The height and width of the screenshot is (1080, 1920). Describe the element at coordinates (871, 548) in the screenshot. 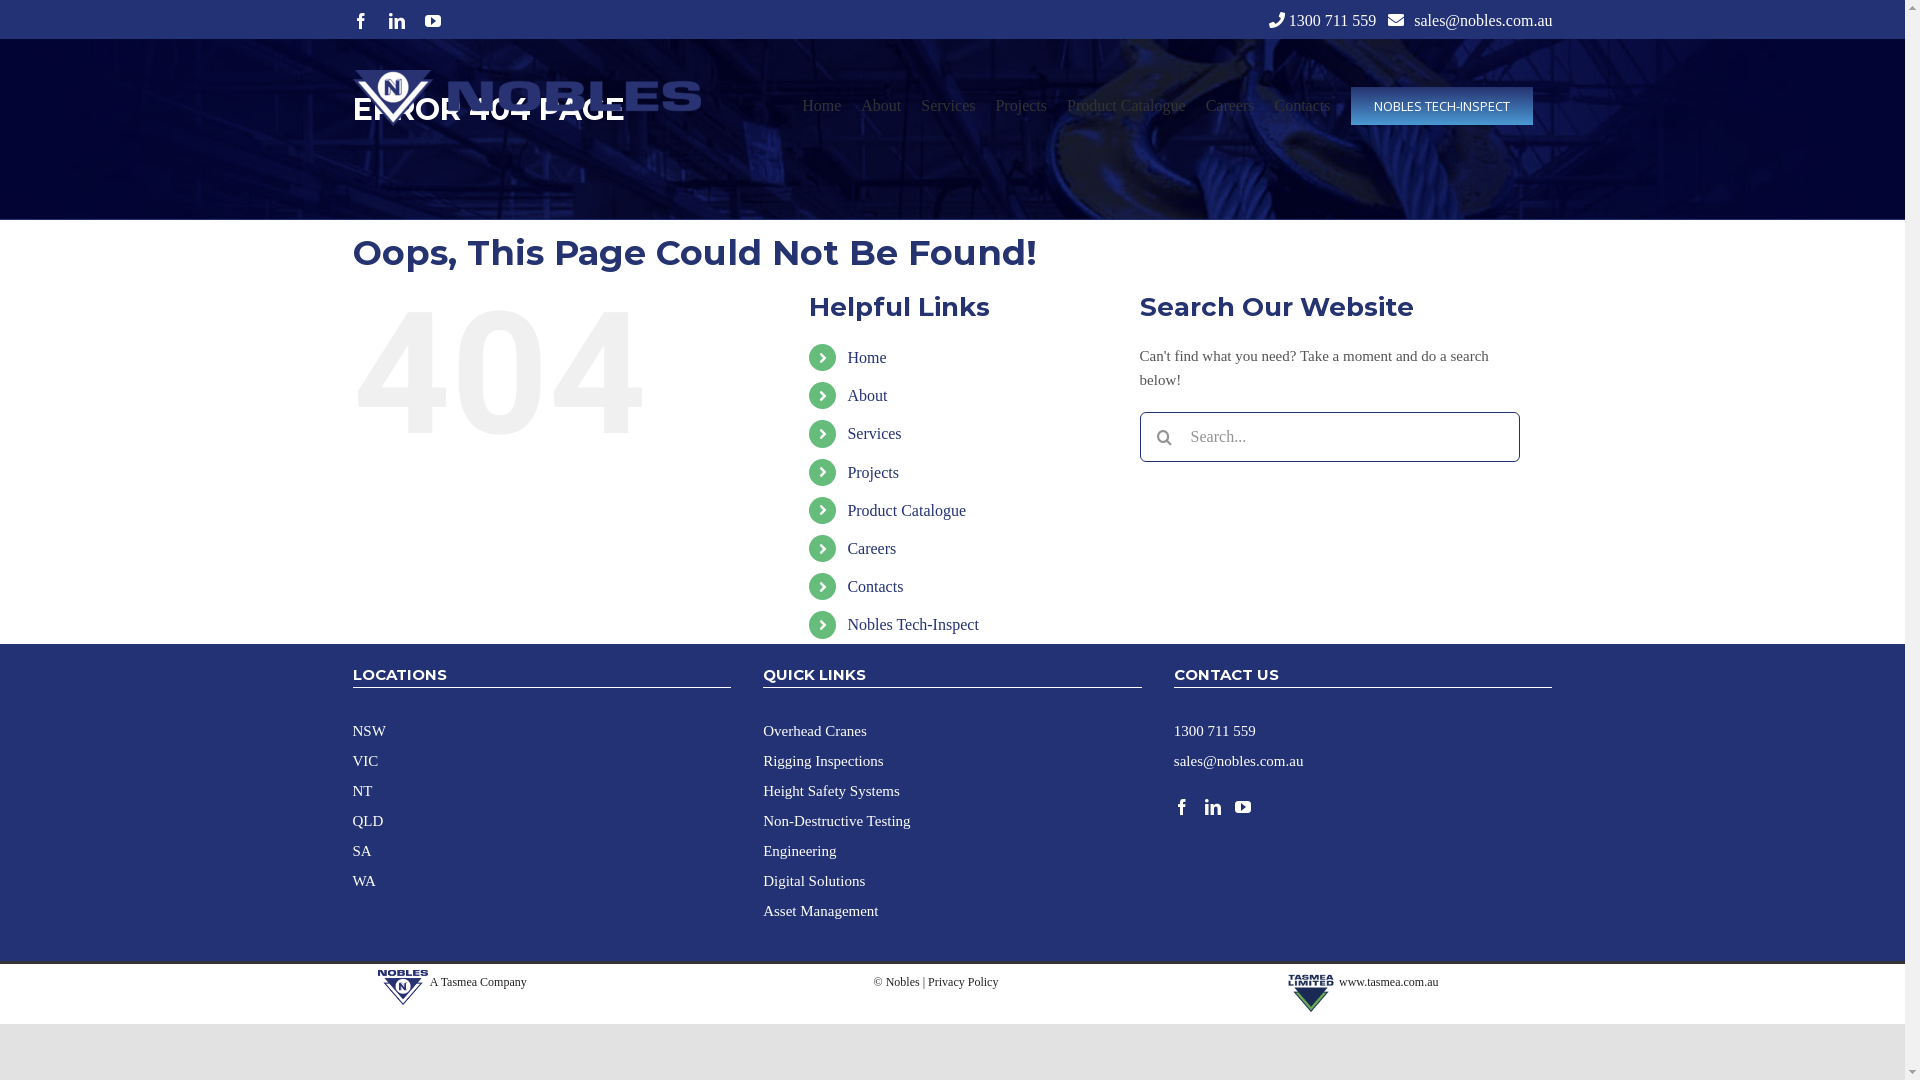

I see `'Careers'` at that location.